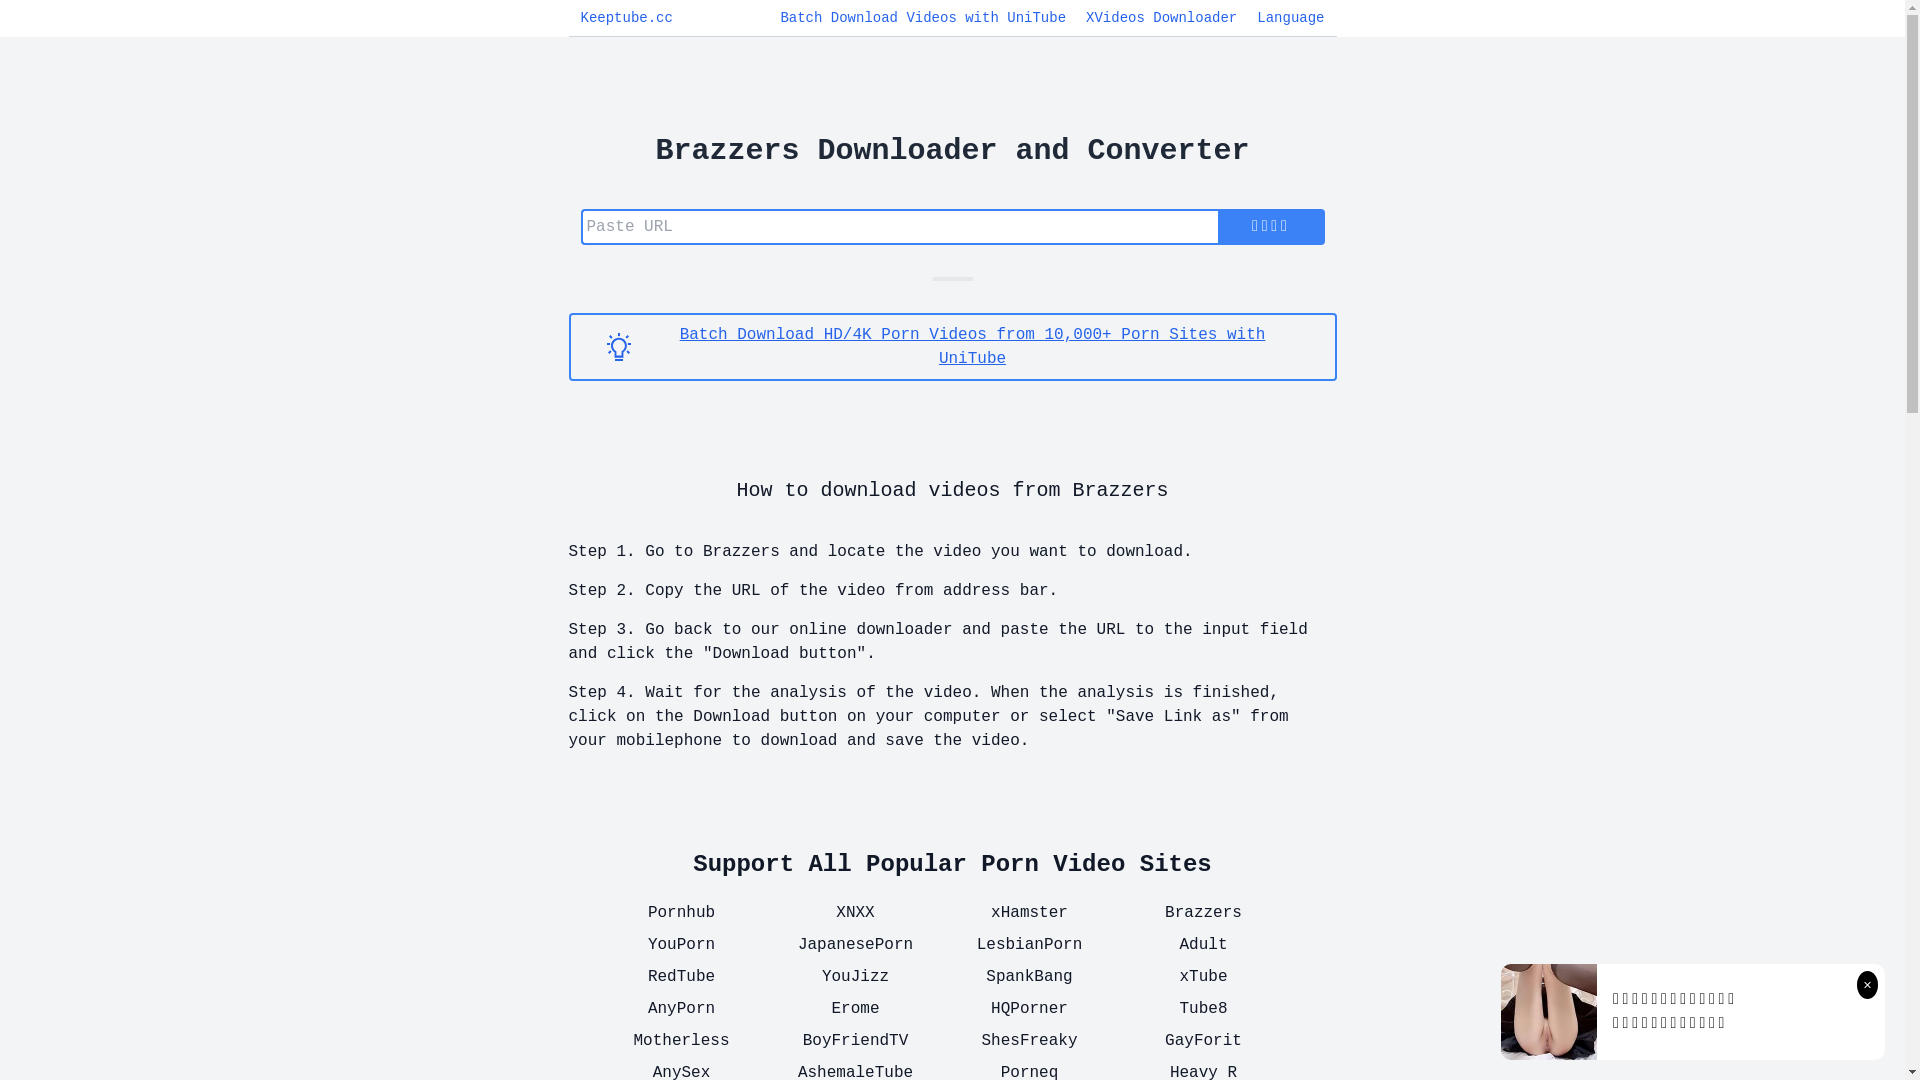 The height and width of the screenshot is (1080, 1920). I want to click on 'XNXX', so click(854, 913).